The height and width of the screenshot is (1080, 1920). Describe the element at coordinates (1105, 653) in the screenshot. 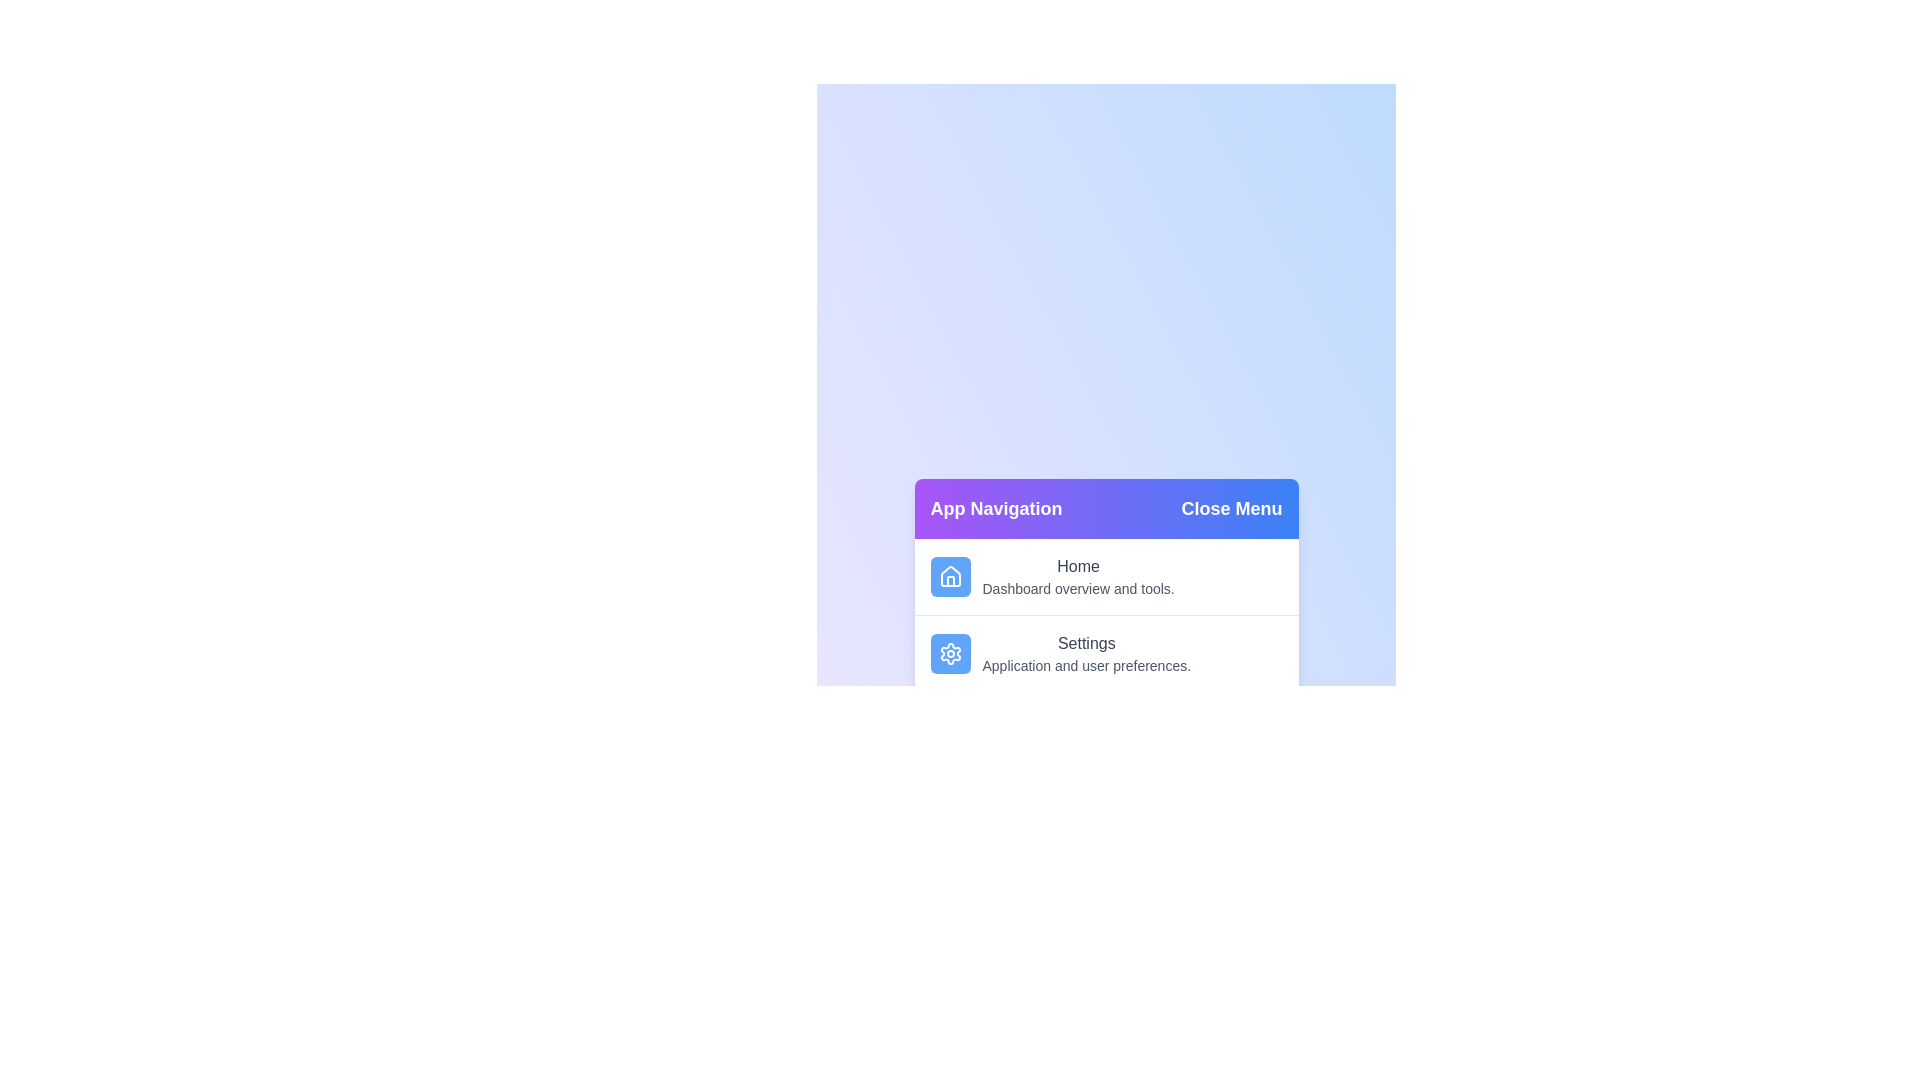

I see `the menu item labeled 'Settings' to observe its hover effect` at that location.